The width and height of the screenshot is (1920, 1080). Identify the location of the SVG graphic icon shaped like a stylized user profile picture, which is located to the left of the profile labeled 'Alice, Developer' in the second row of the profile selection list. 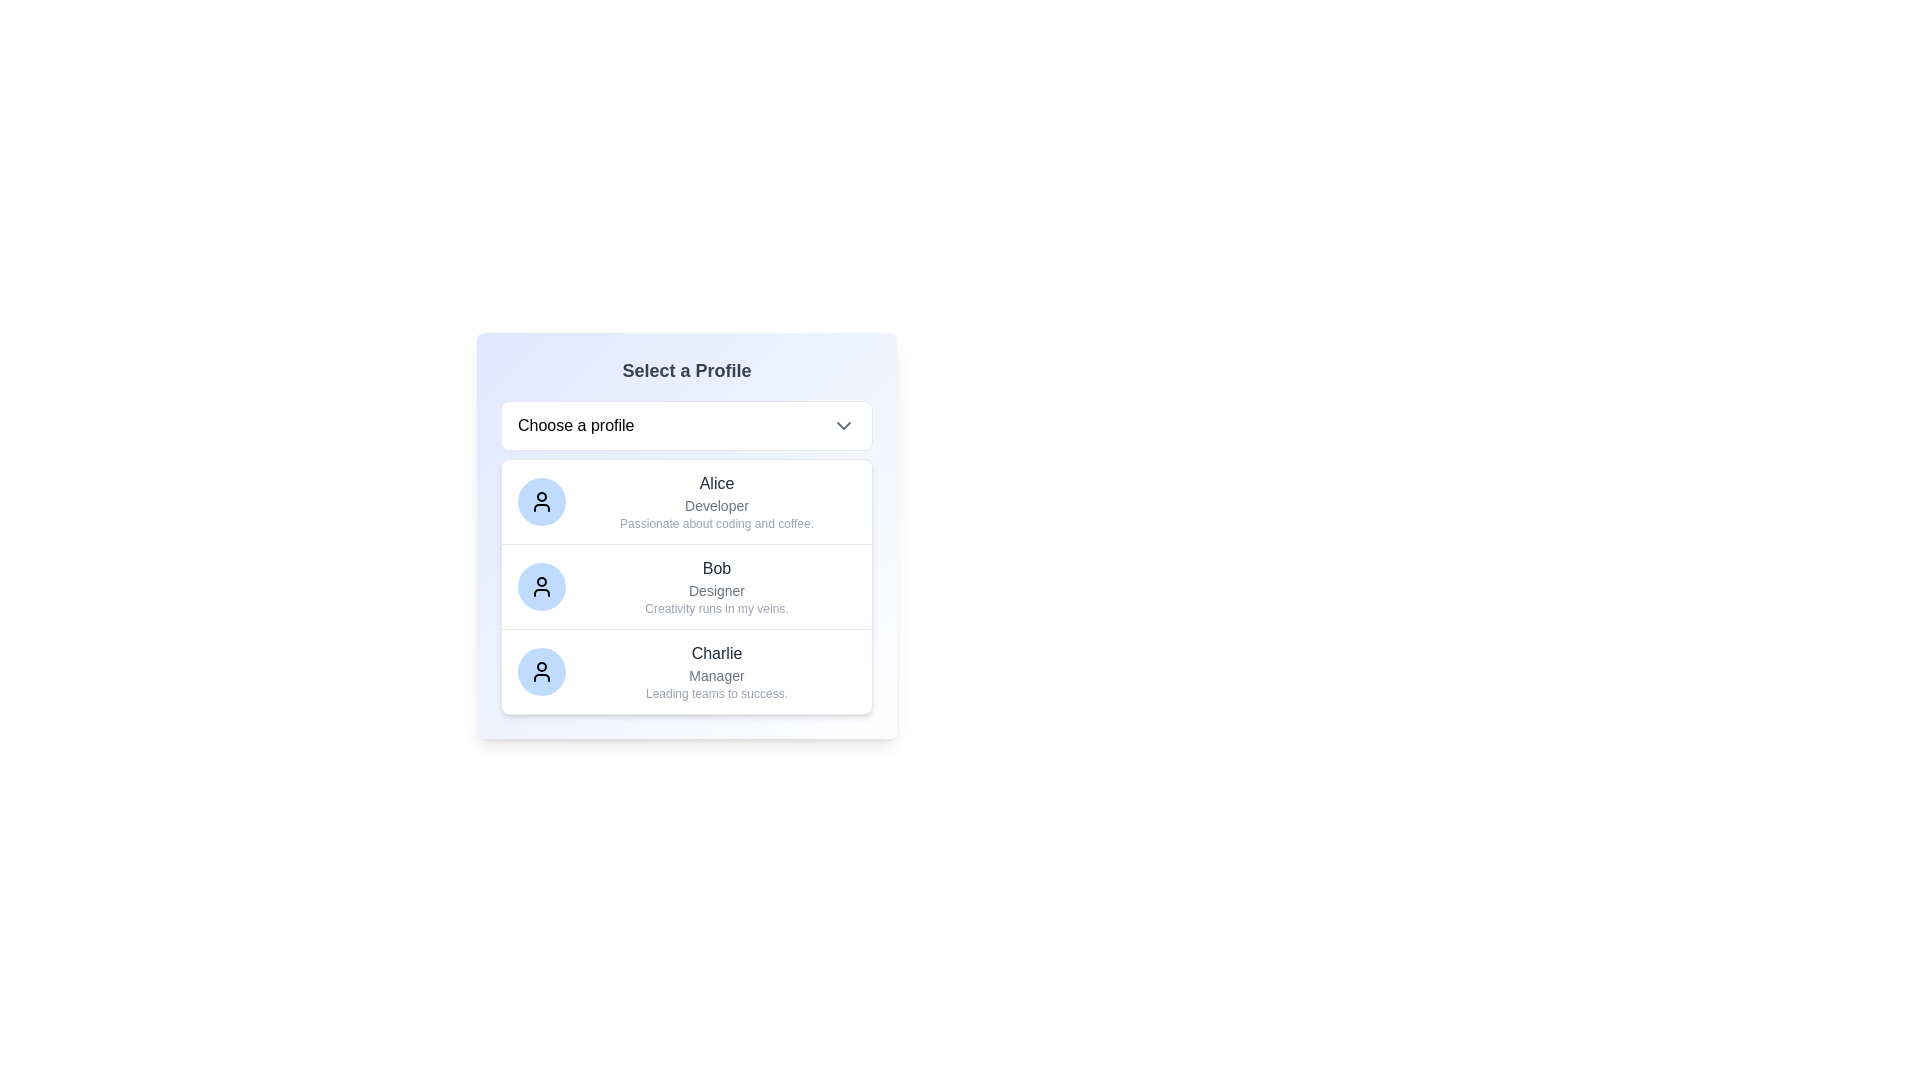
(542, 585).